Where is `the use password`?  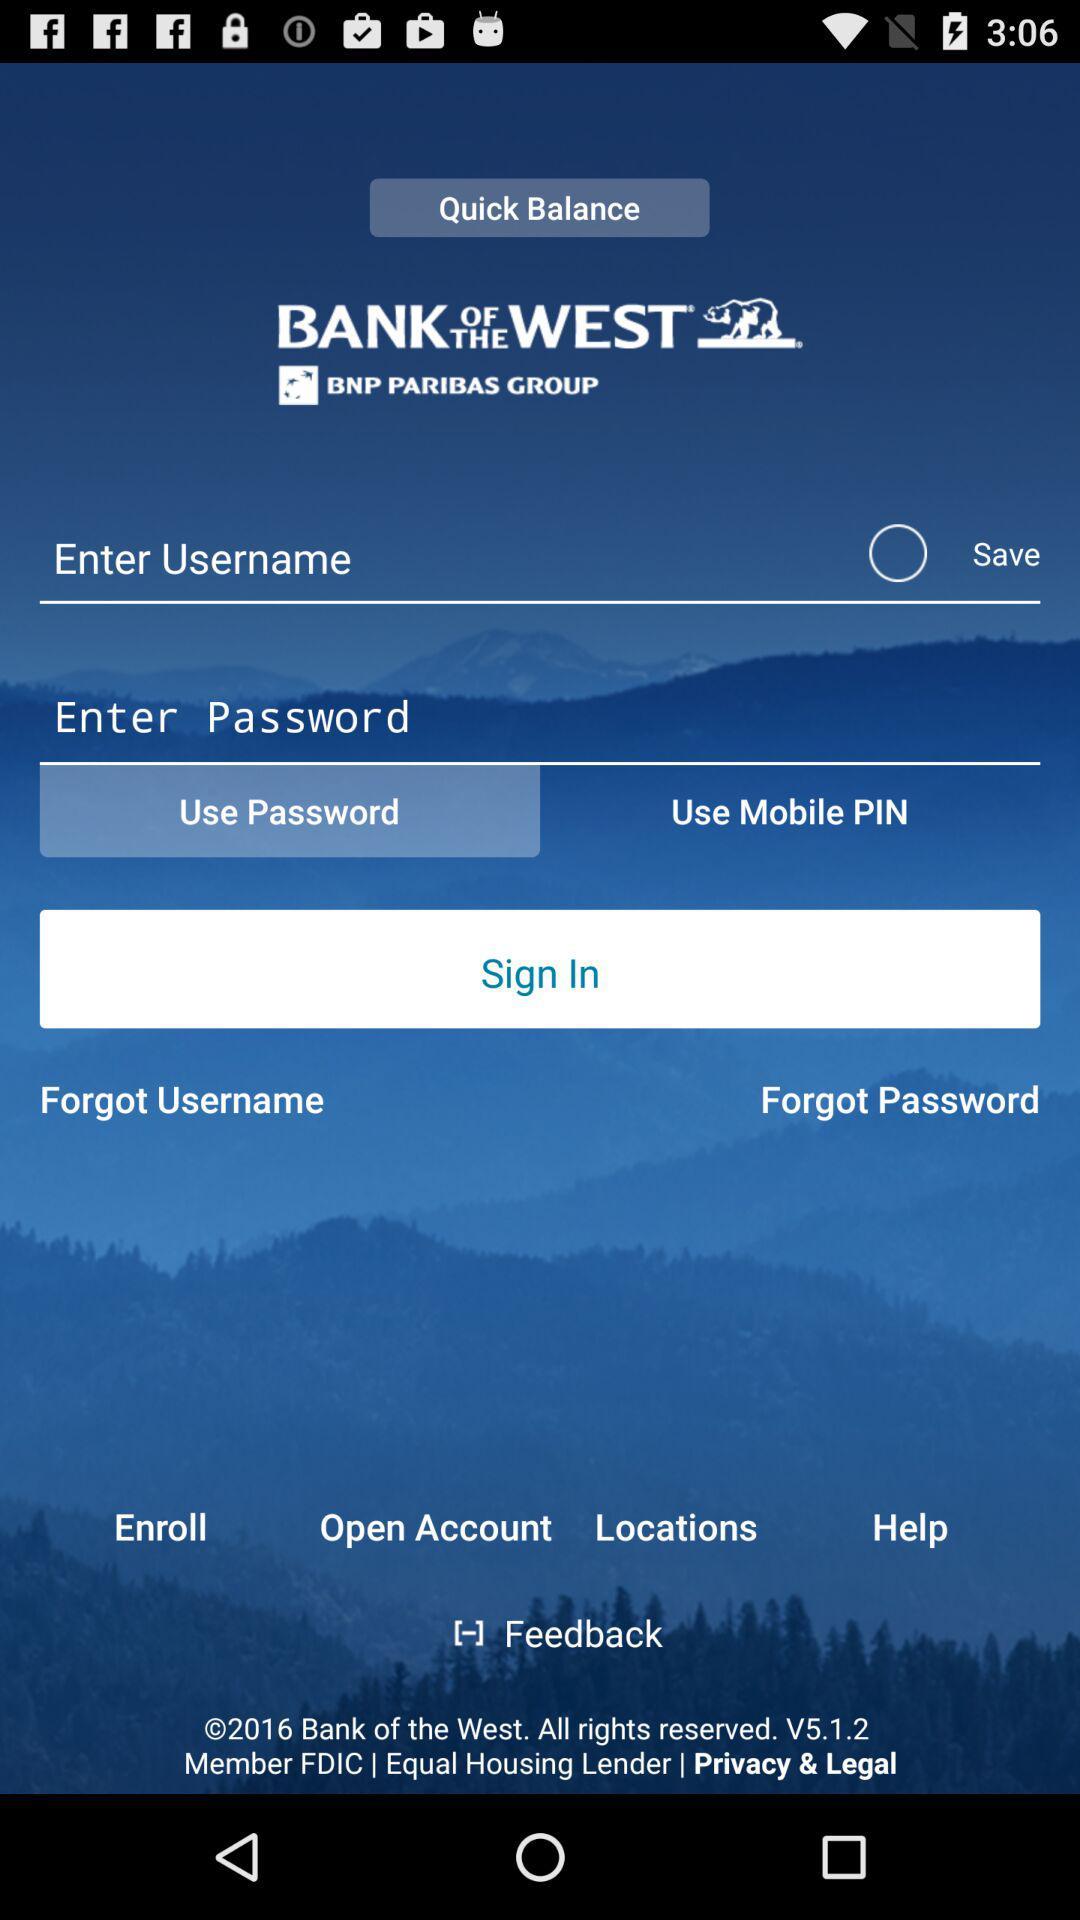
the use password is located at coordinates (289, 811).